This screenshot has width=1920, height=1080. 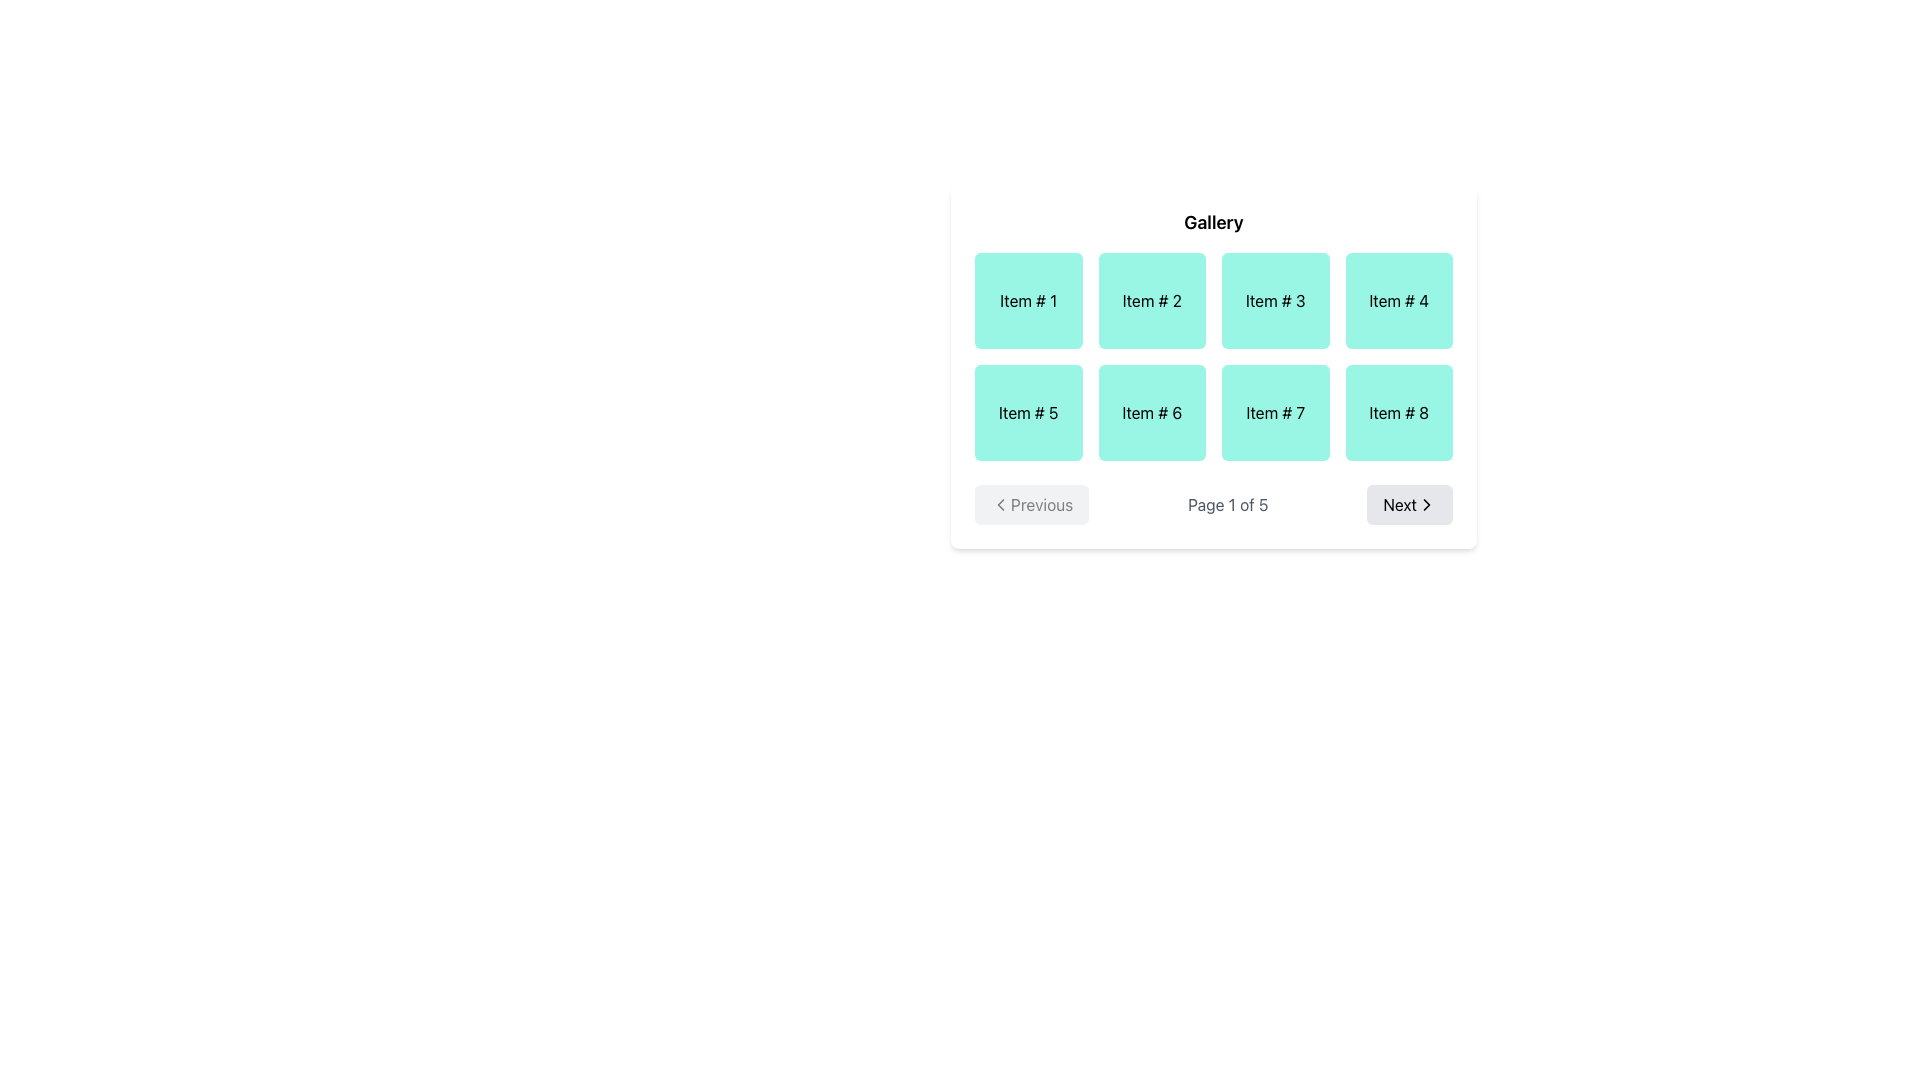 What do you see at coordinates (1028, 411) in the screenshot?
I see `the text label displaying 'Item # 5', which is styled with bold black text on a light teal background and located in the fifth item card in the grid under the 'Gallery' title` at bounding box center [1028, 411].